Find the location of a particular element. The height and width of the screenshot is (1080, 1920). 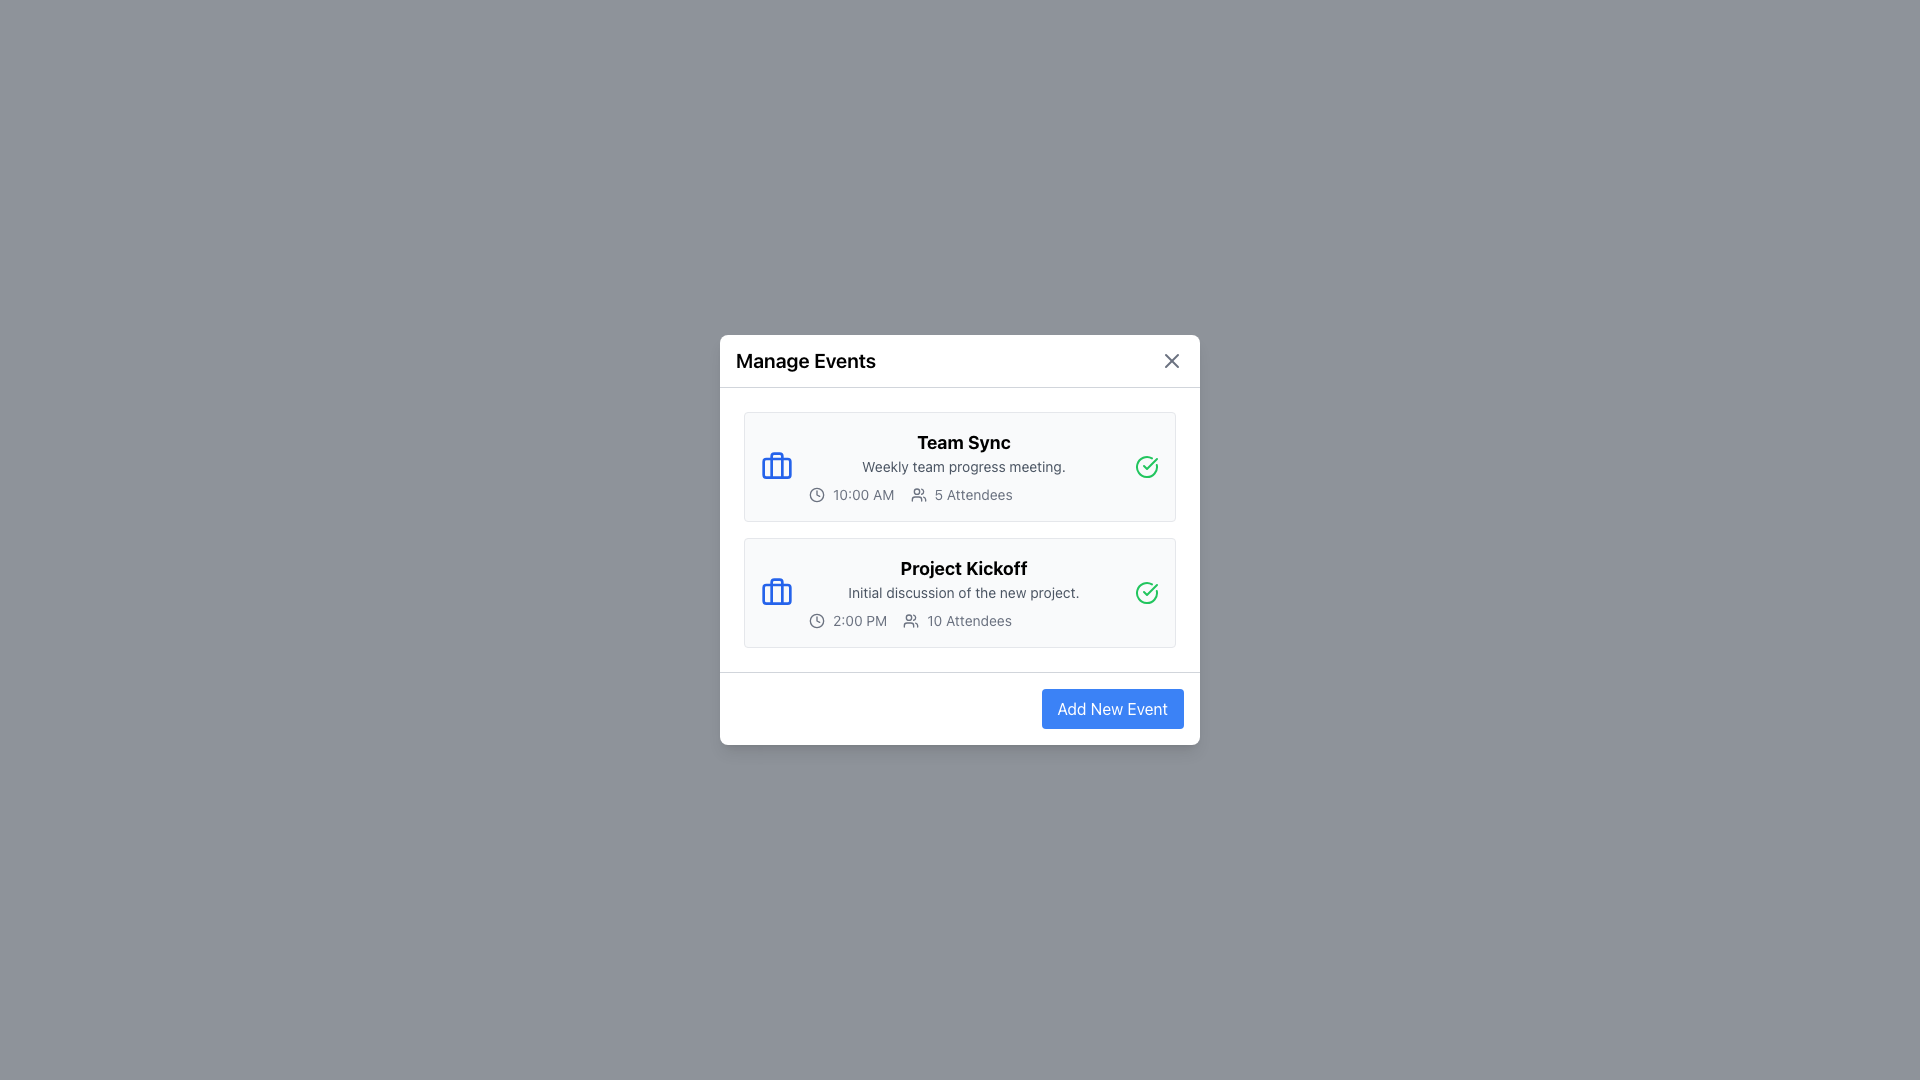

the 'X' close icon located at the top-right corner of the 'Manage Events' modal dialog is located at coordinates (1171, 361).